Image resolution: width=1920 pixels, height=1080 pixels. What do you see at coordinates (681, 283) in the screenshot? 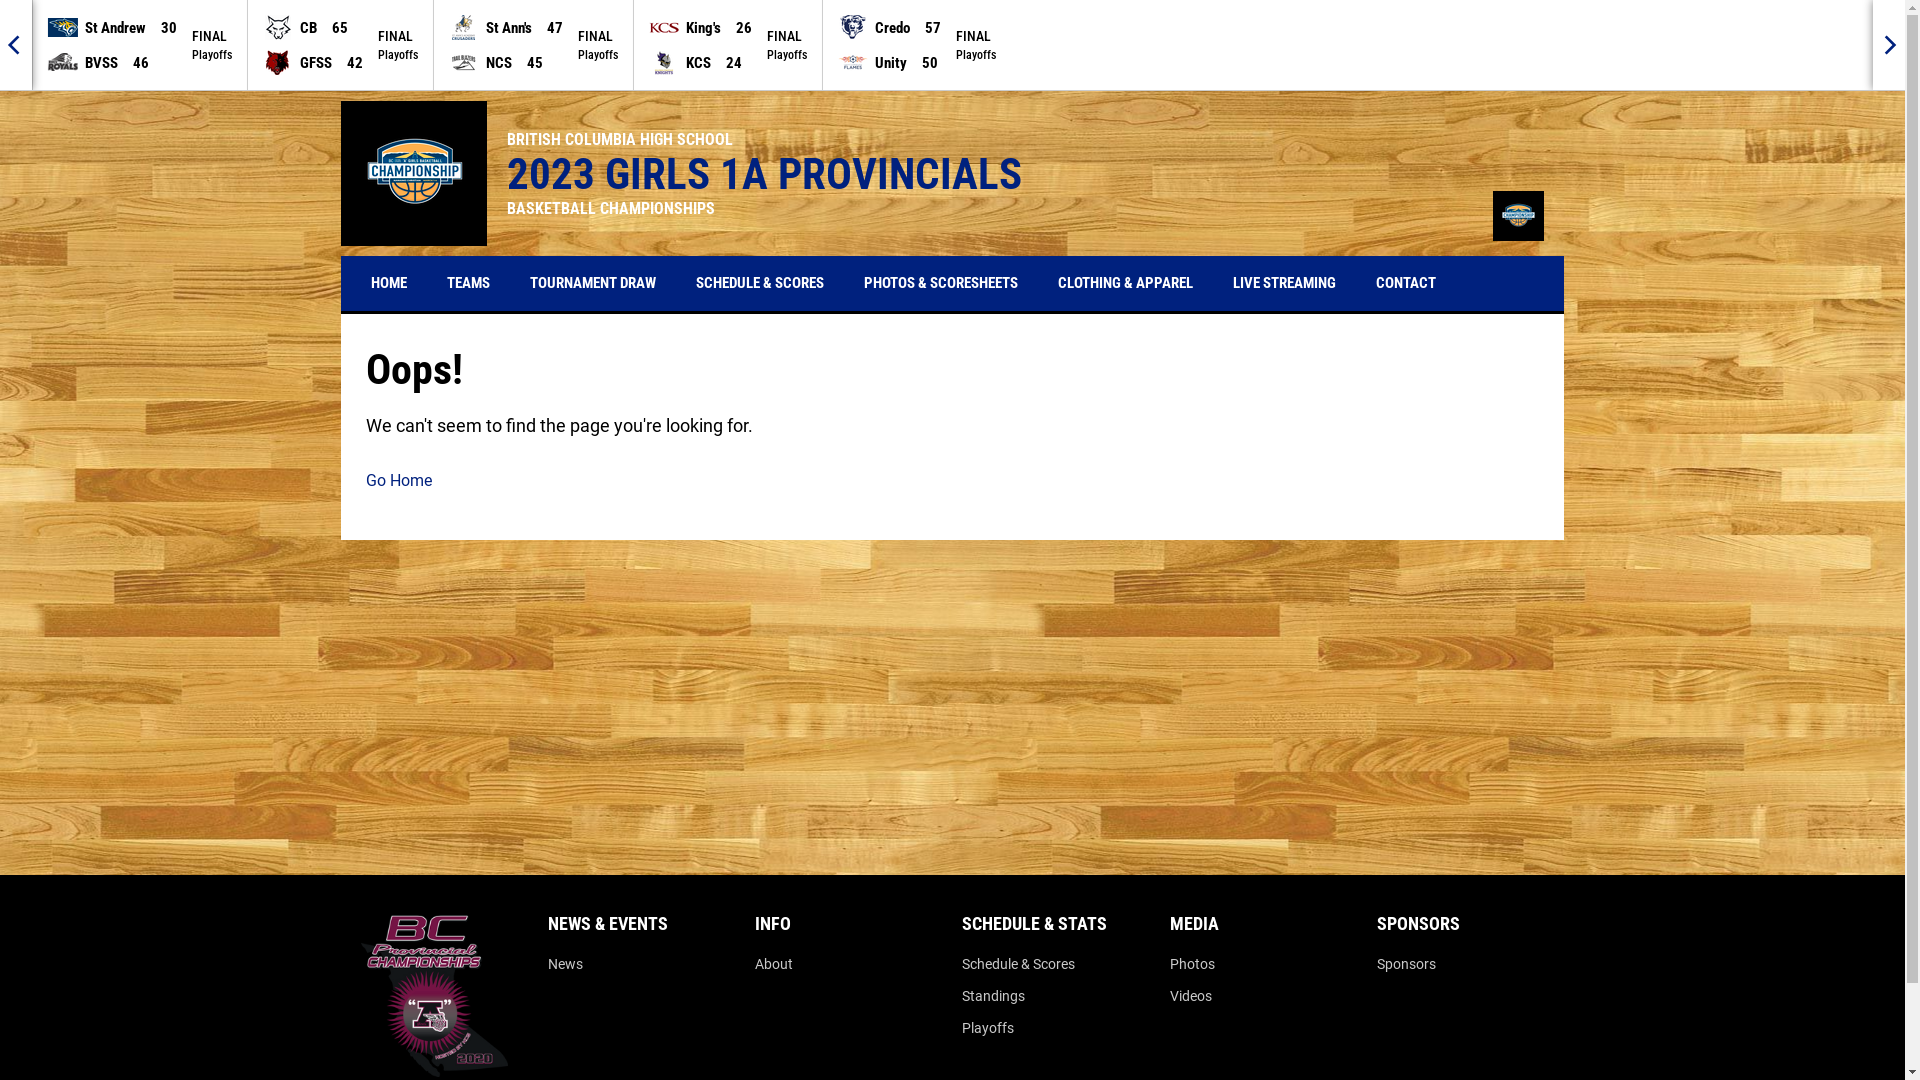
I see `'SCHEDULE & SCORES'` at bounding box center [681, 283].